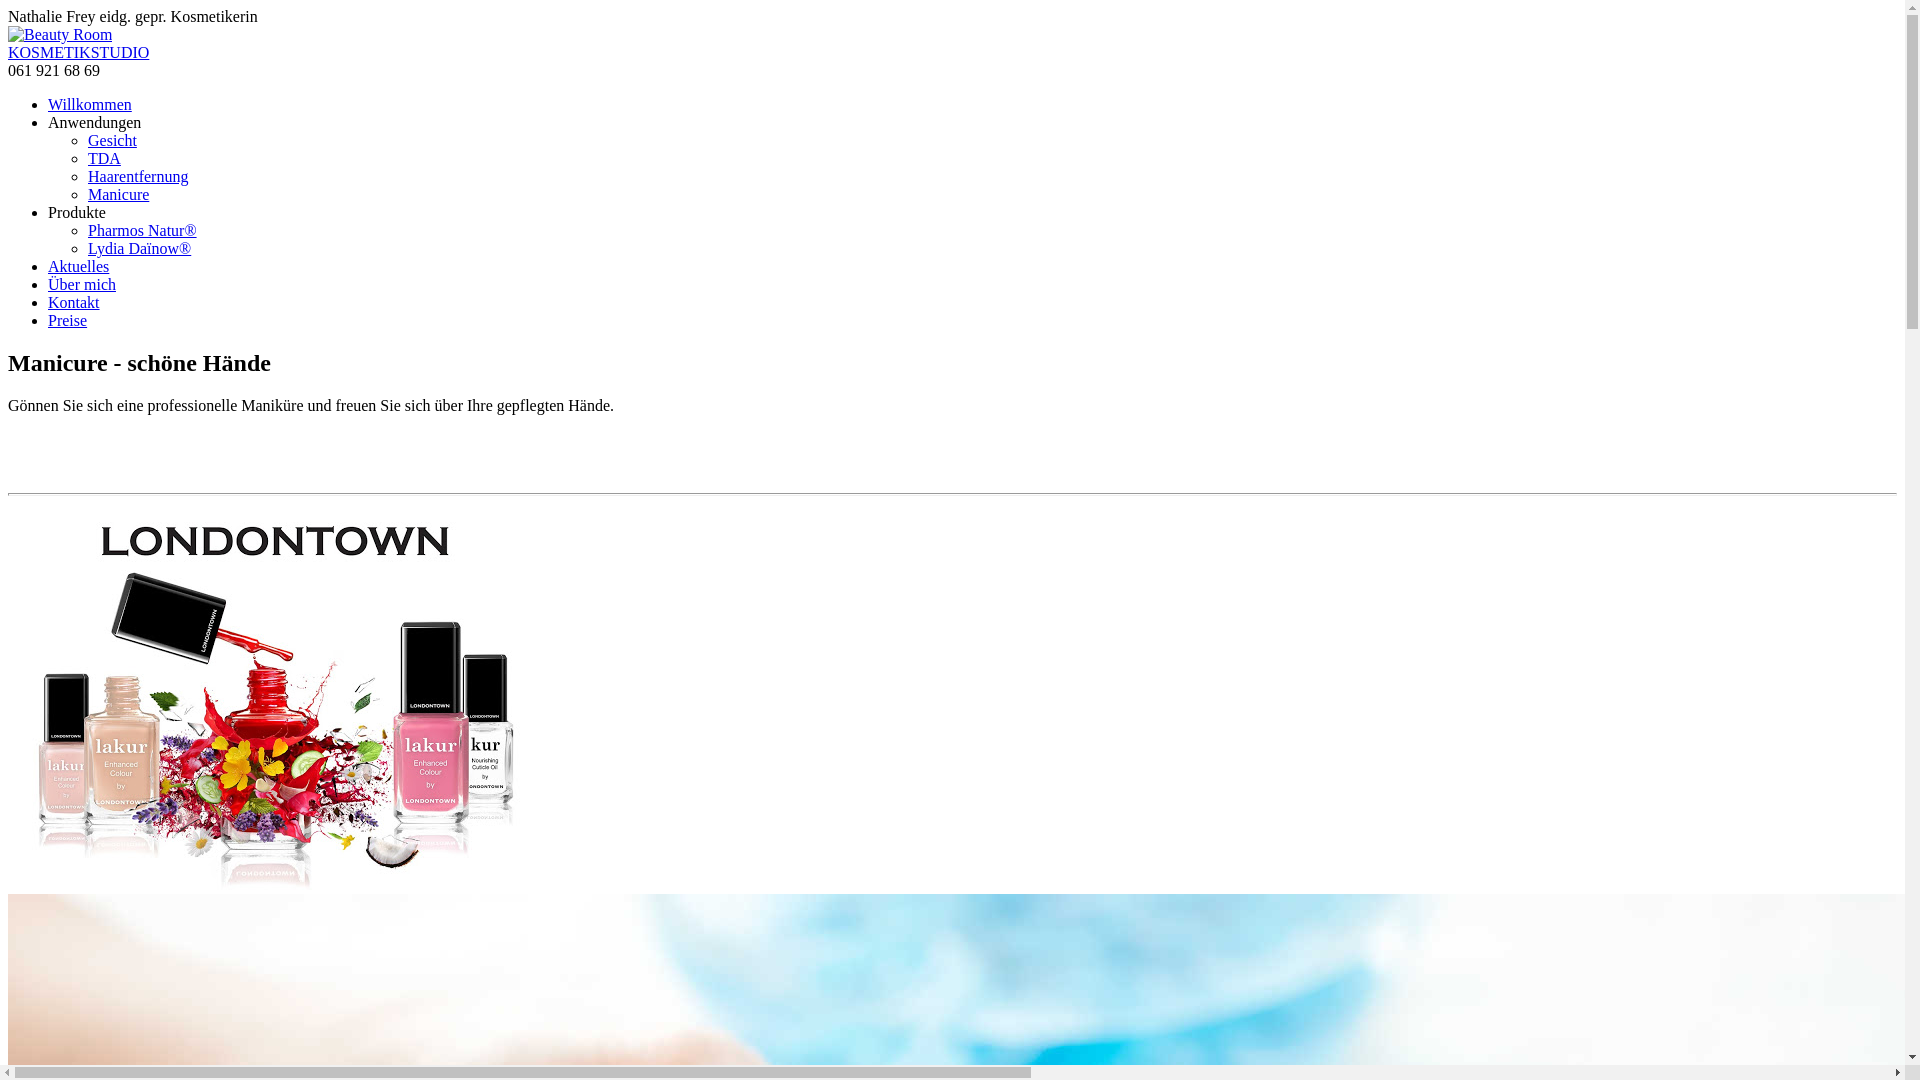 The height and width of the screenshot is (1080, 1920). Describe the element at coordinates (89, 104) in the screenshot. I see `'Willkommen'` at that location.